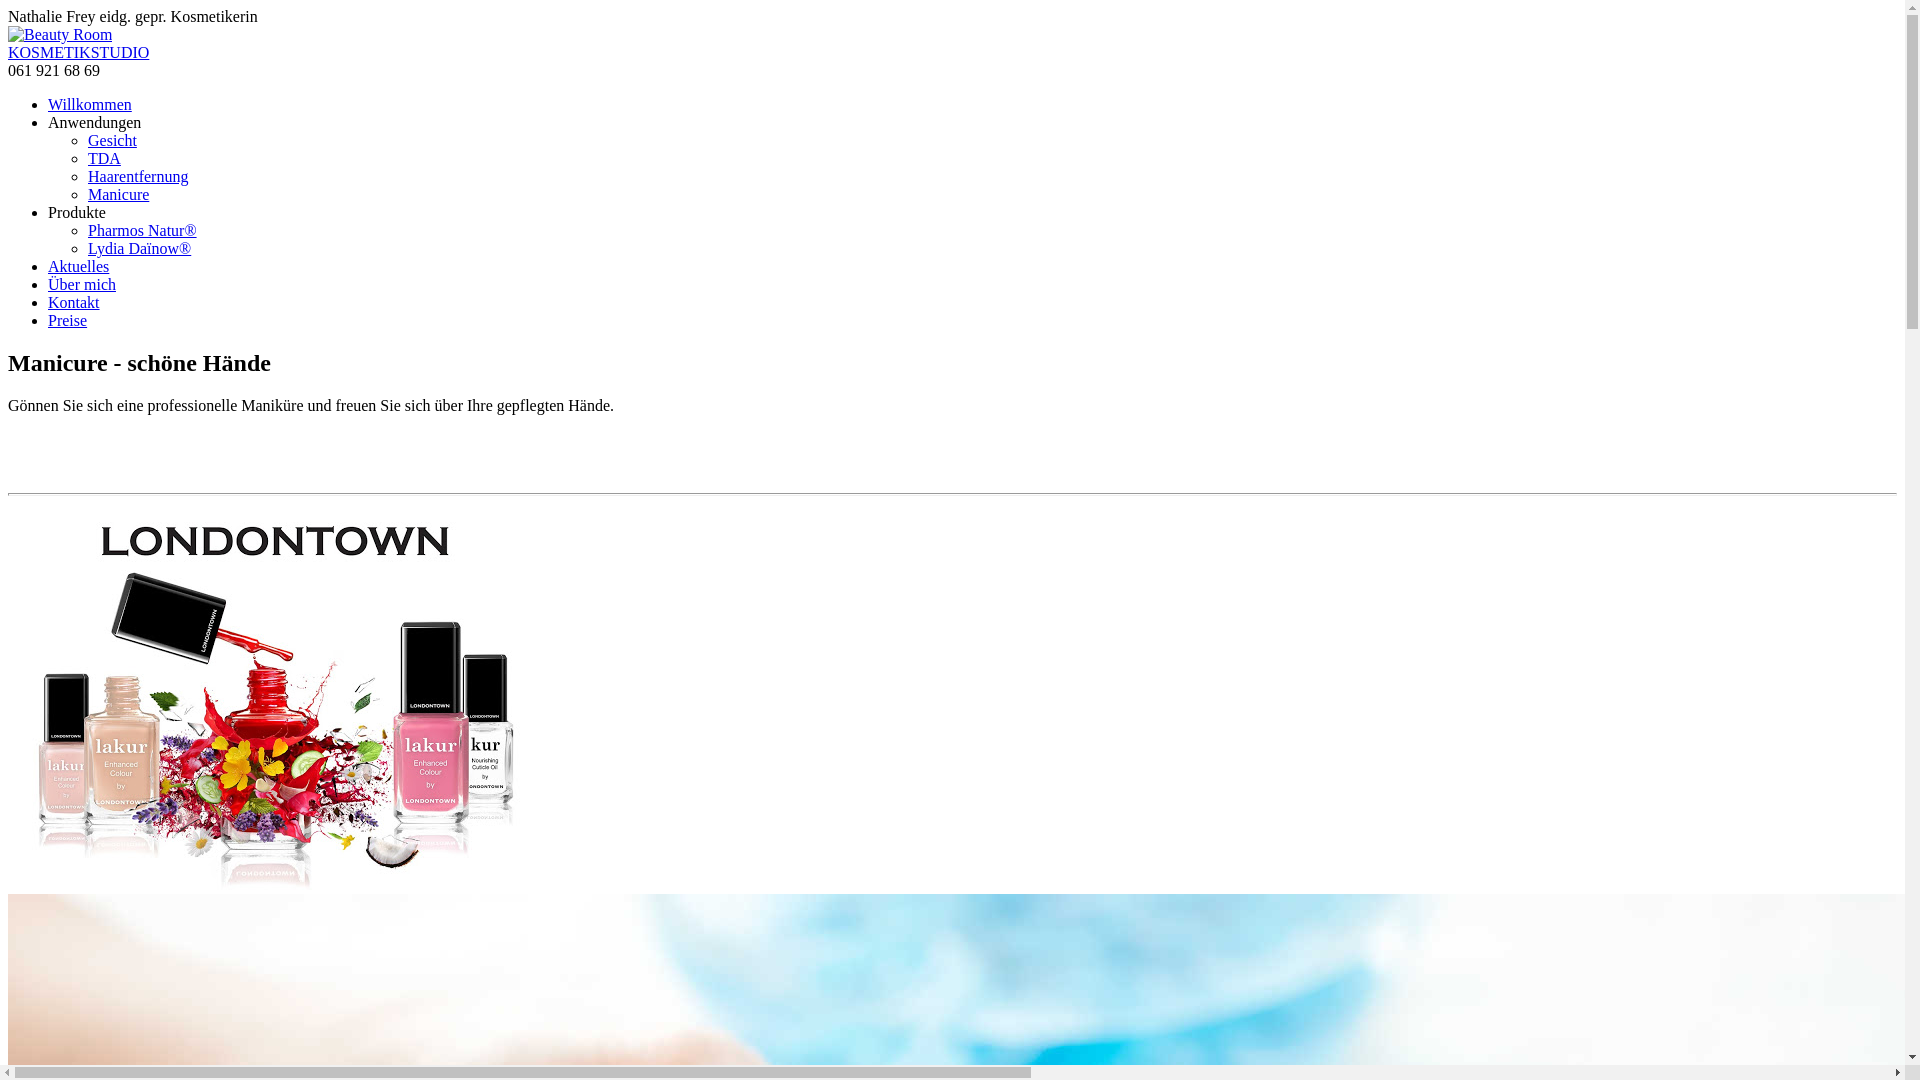 The height and width of the screenshot is (1080, 1920). Describe the element at coordinates (89, 104) in the screenshot. I see `'Willkommen'` at that location.